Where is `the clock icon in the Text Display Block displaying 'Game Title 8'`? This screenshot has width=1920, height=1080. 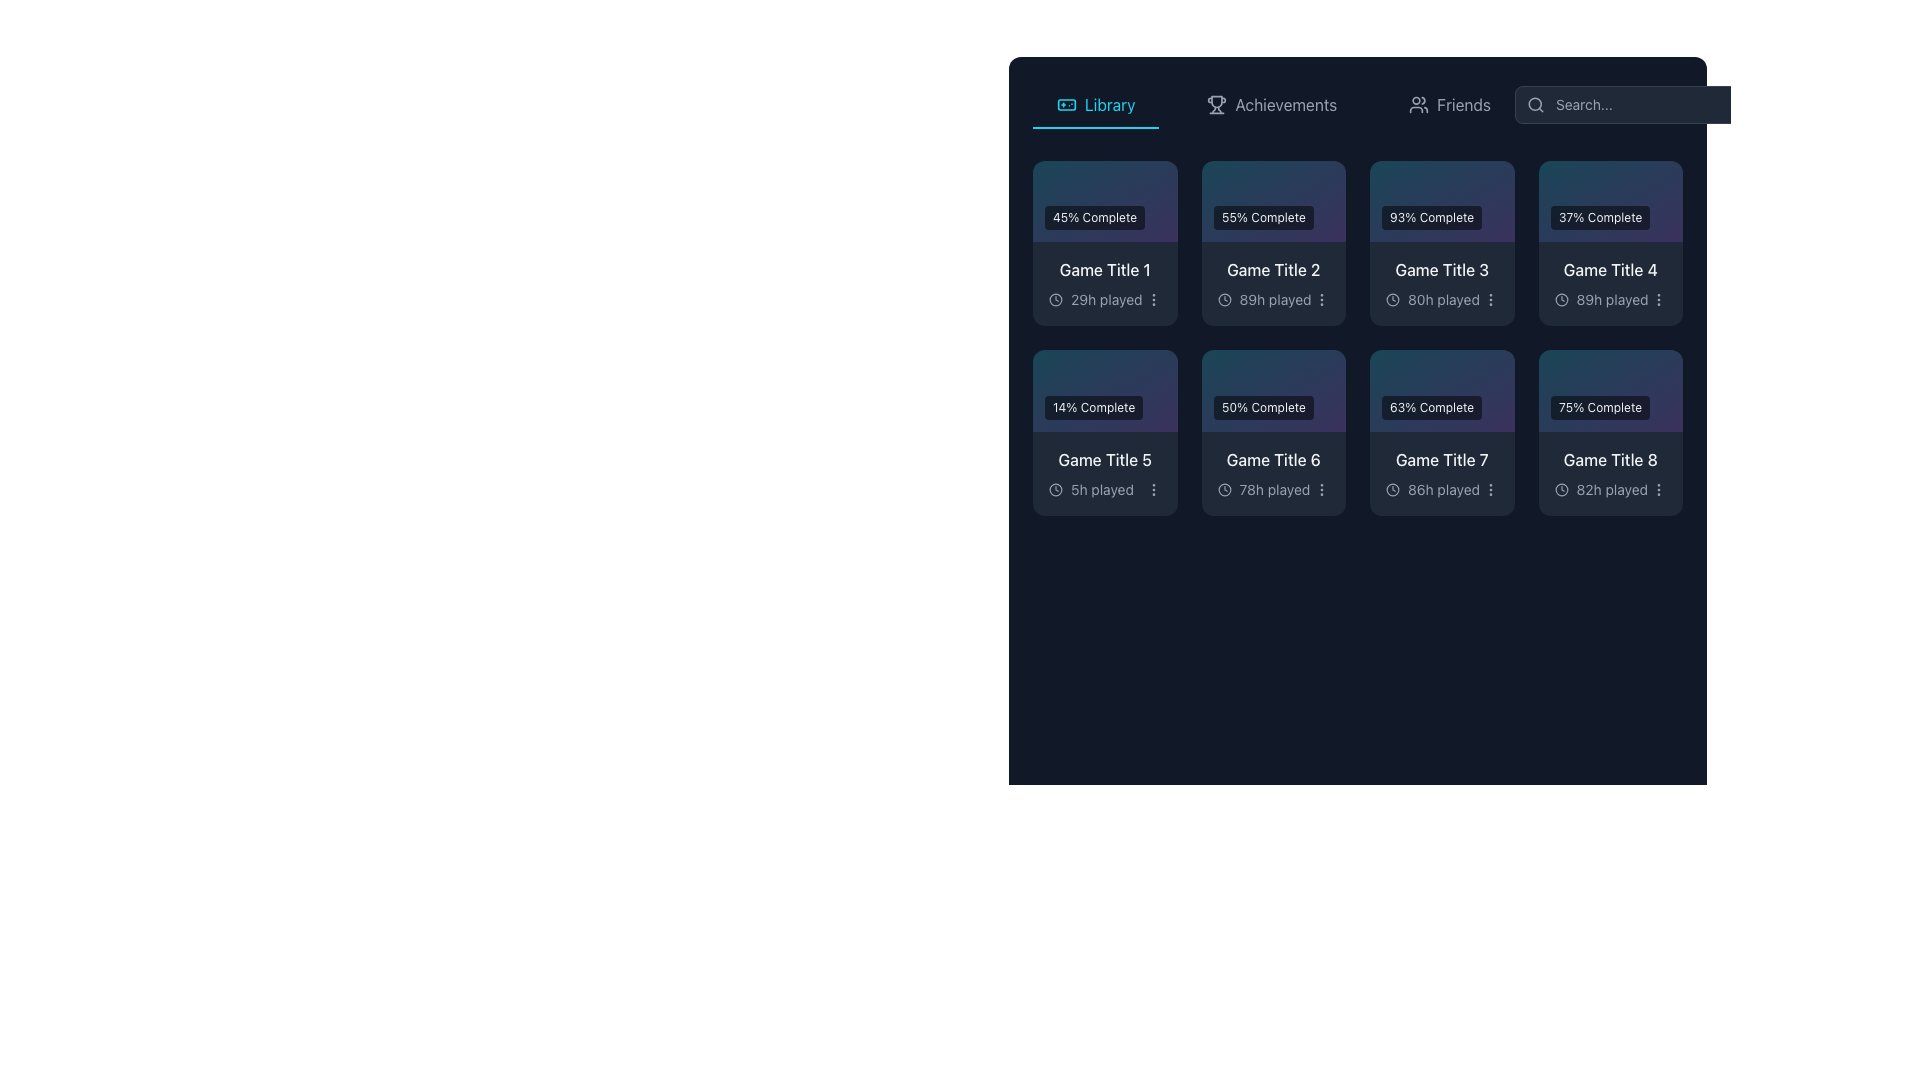 the clock icon in the Text Display Block displaying 'Game Title 8' is located at coordinates (1610, 473).